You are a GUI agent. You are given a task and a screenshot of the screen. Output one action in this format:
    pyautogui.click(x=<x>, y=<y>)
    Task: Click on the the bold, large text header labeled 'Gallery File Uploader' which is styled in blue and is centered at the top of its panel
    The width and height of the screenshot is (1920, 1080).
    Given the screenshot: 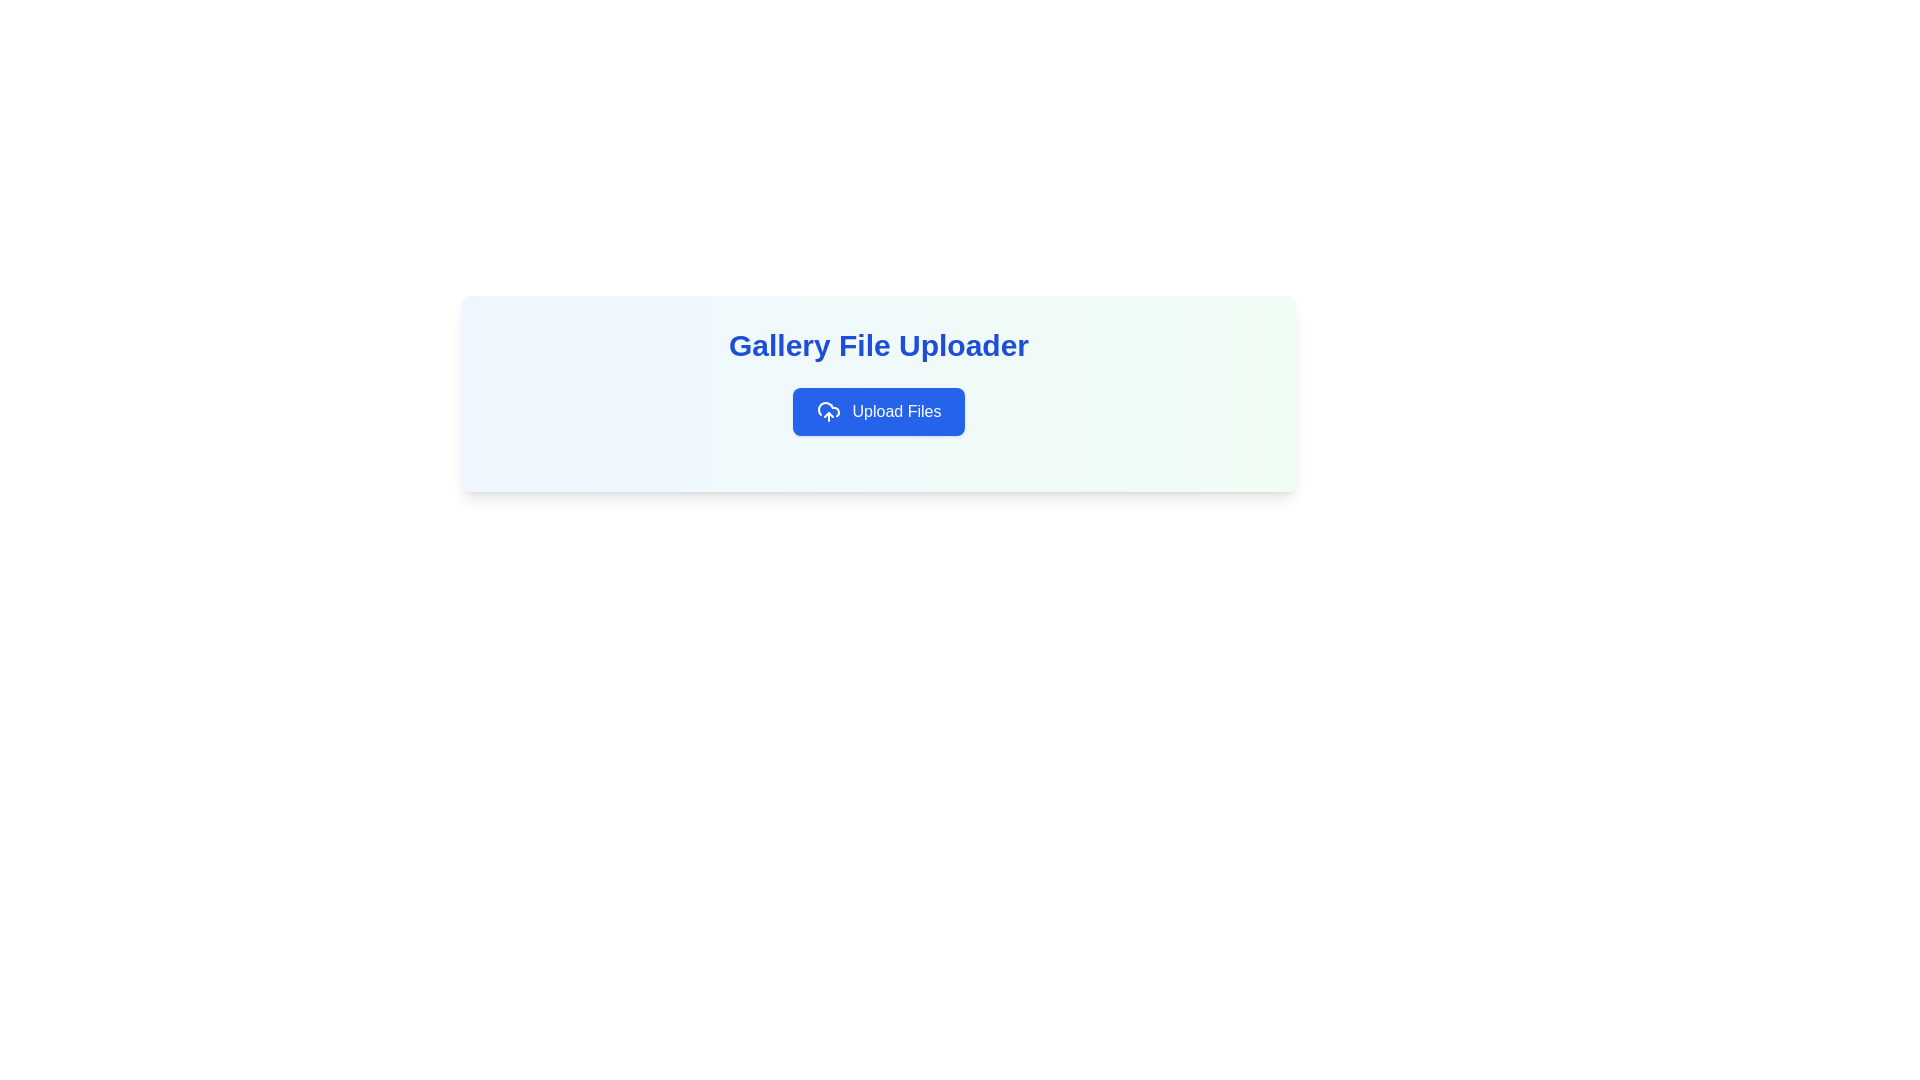 What is the action you would take?
    pyautogui.click(x=878, y=345)
    